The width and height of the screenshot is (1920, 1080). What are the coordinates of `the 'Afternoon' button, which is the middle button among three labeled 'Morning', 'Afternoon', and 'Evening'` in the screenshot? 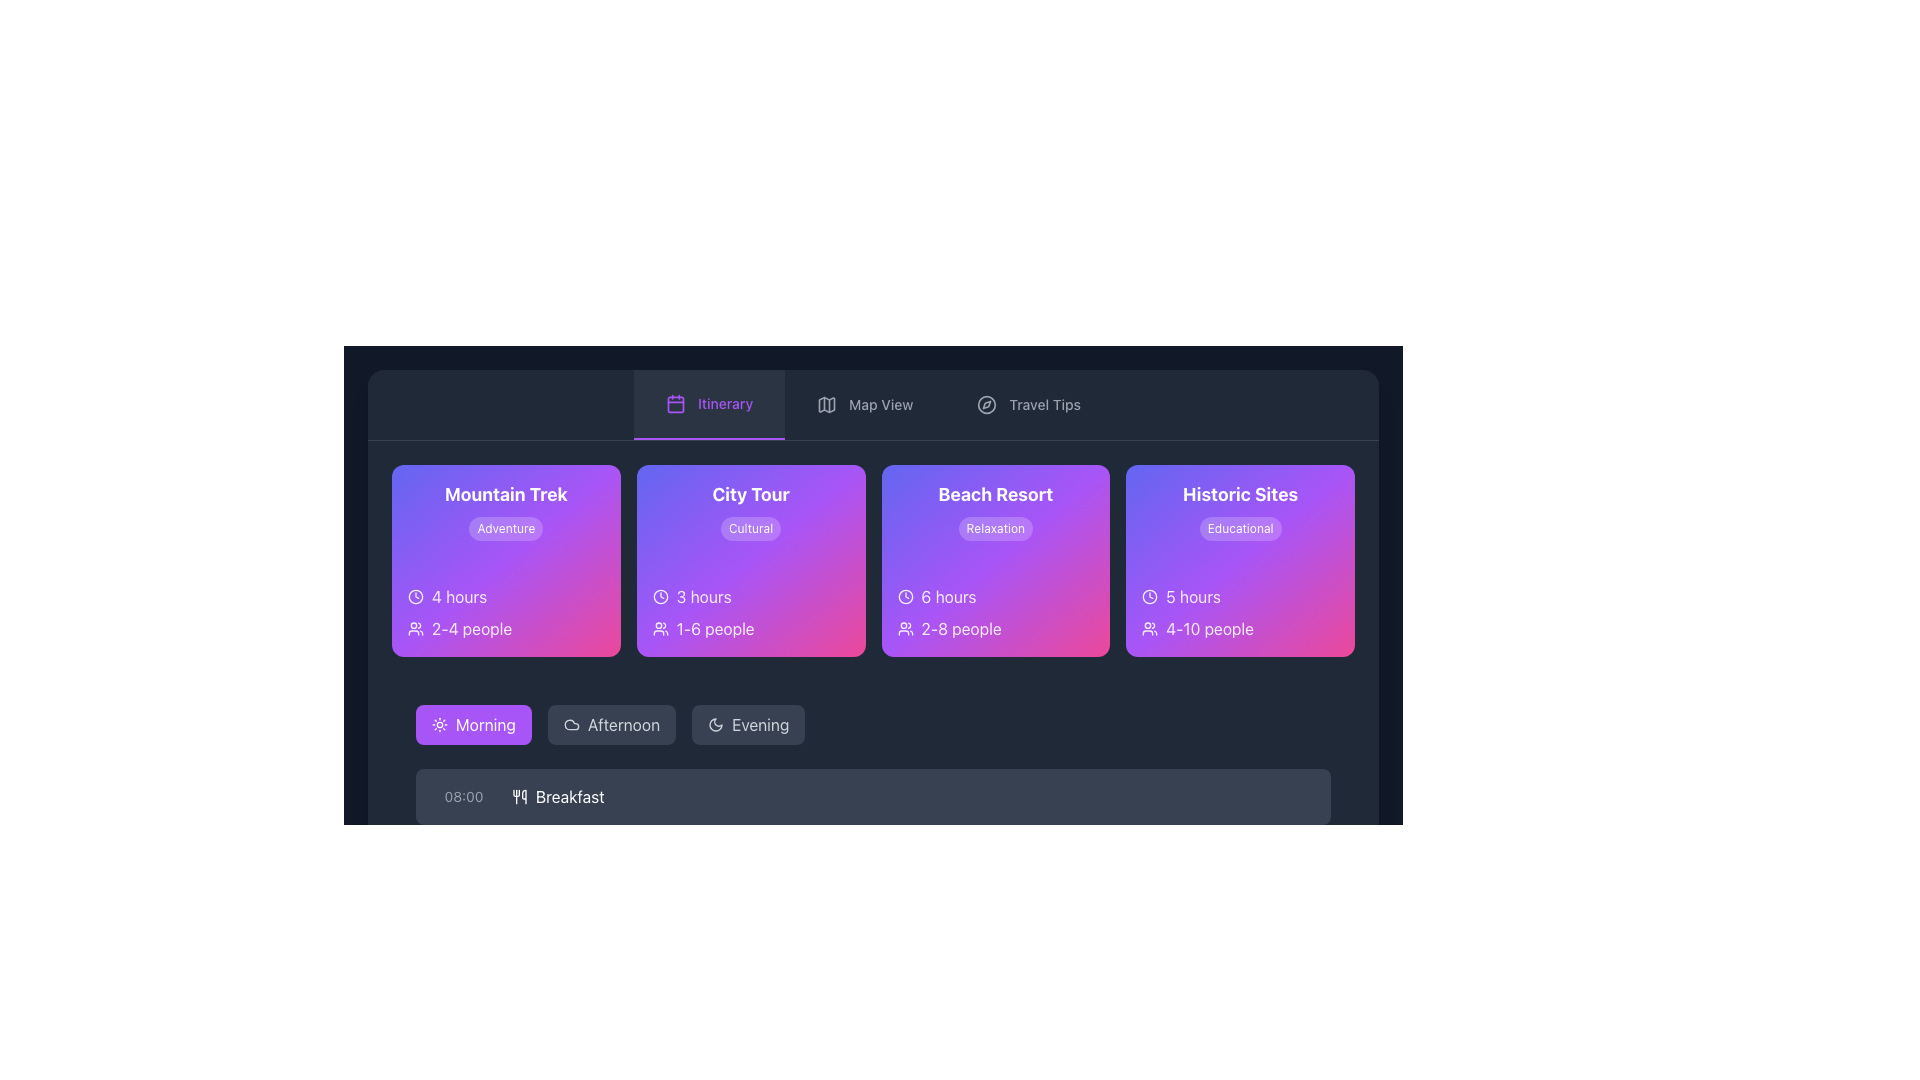 It's located at (610, 725).